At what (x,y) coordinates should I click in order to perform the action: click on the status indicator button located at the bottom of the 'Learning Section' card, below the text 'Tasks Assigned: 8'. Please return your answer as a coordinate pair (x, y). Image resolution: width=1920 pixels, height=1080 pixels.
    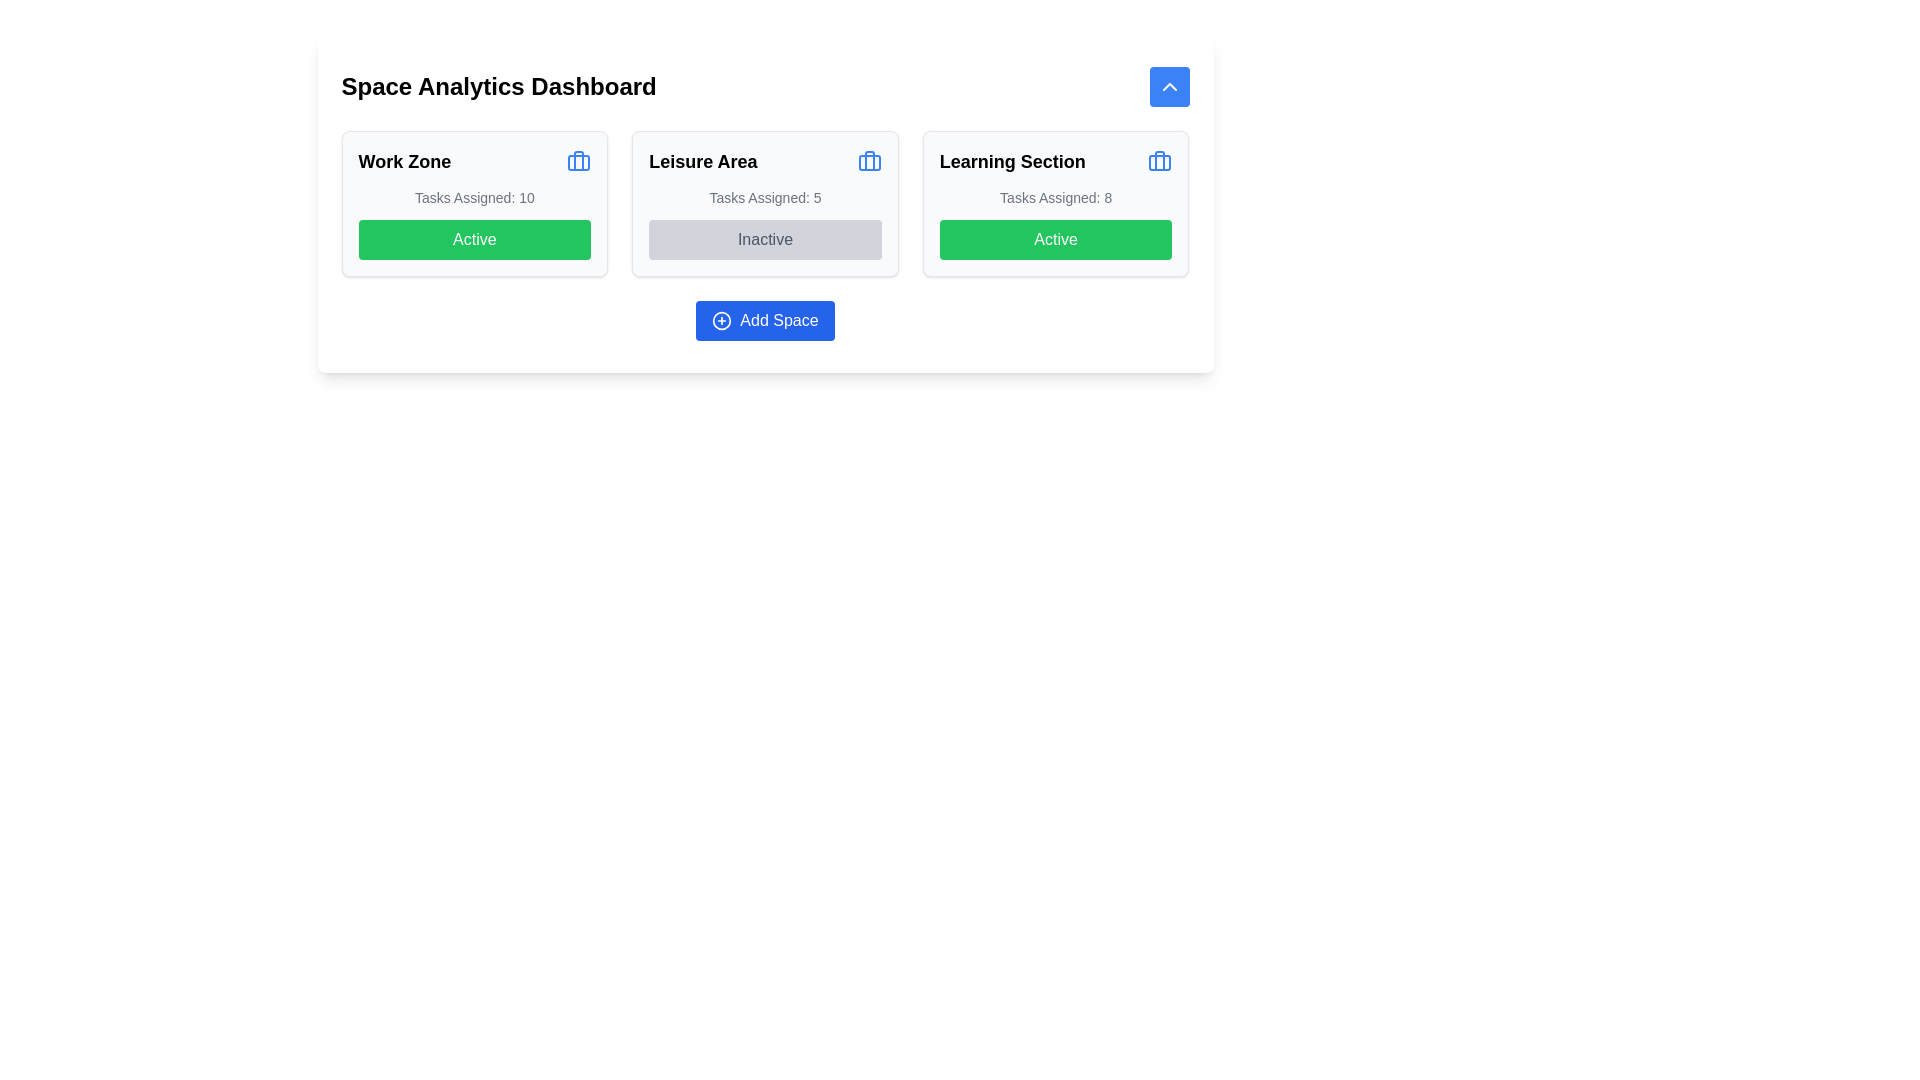
    Looking at the image, I should click on (1055, 238).